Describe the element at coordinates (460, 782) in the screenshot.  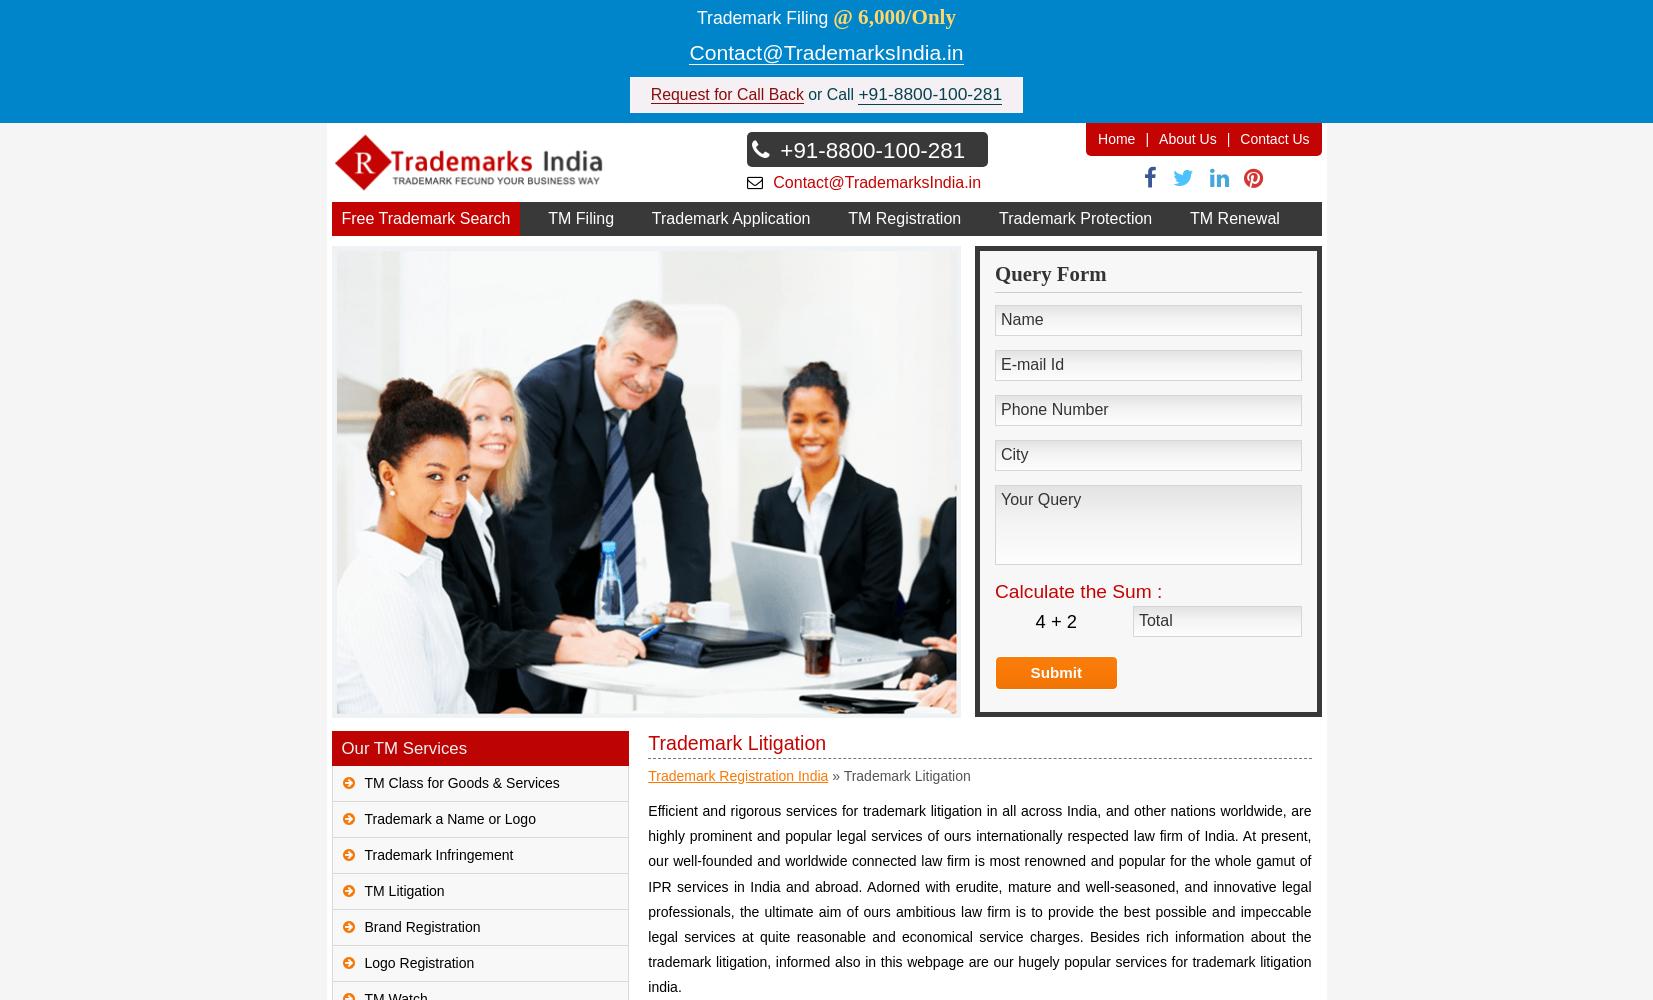
I see `'TM Class for Goods & Services'` at that location.